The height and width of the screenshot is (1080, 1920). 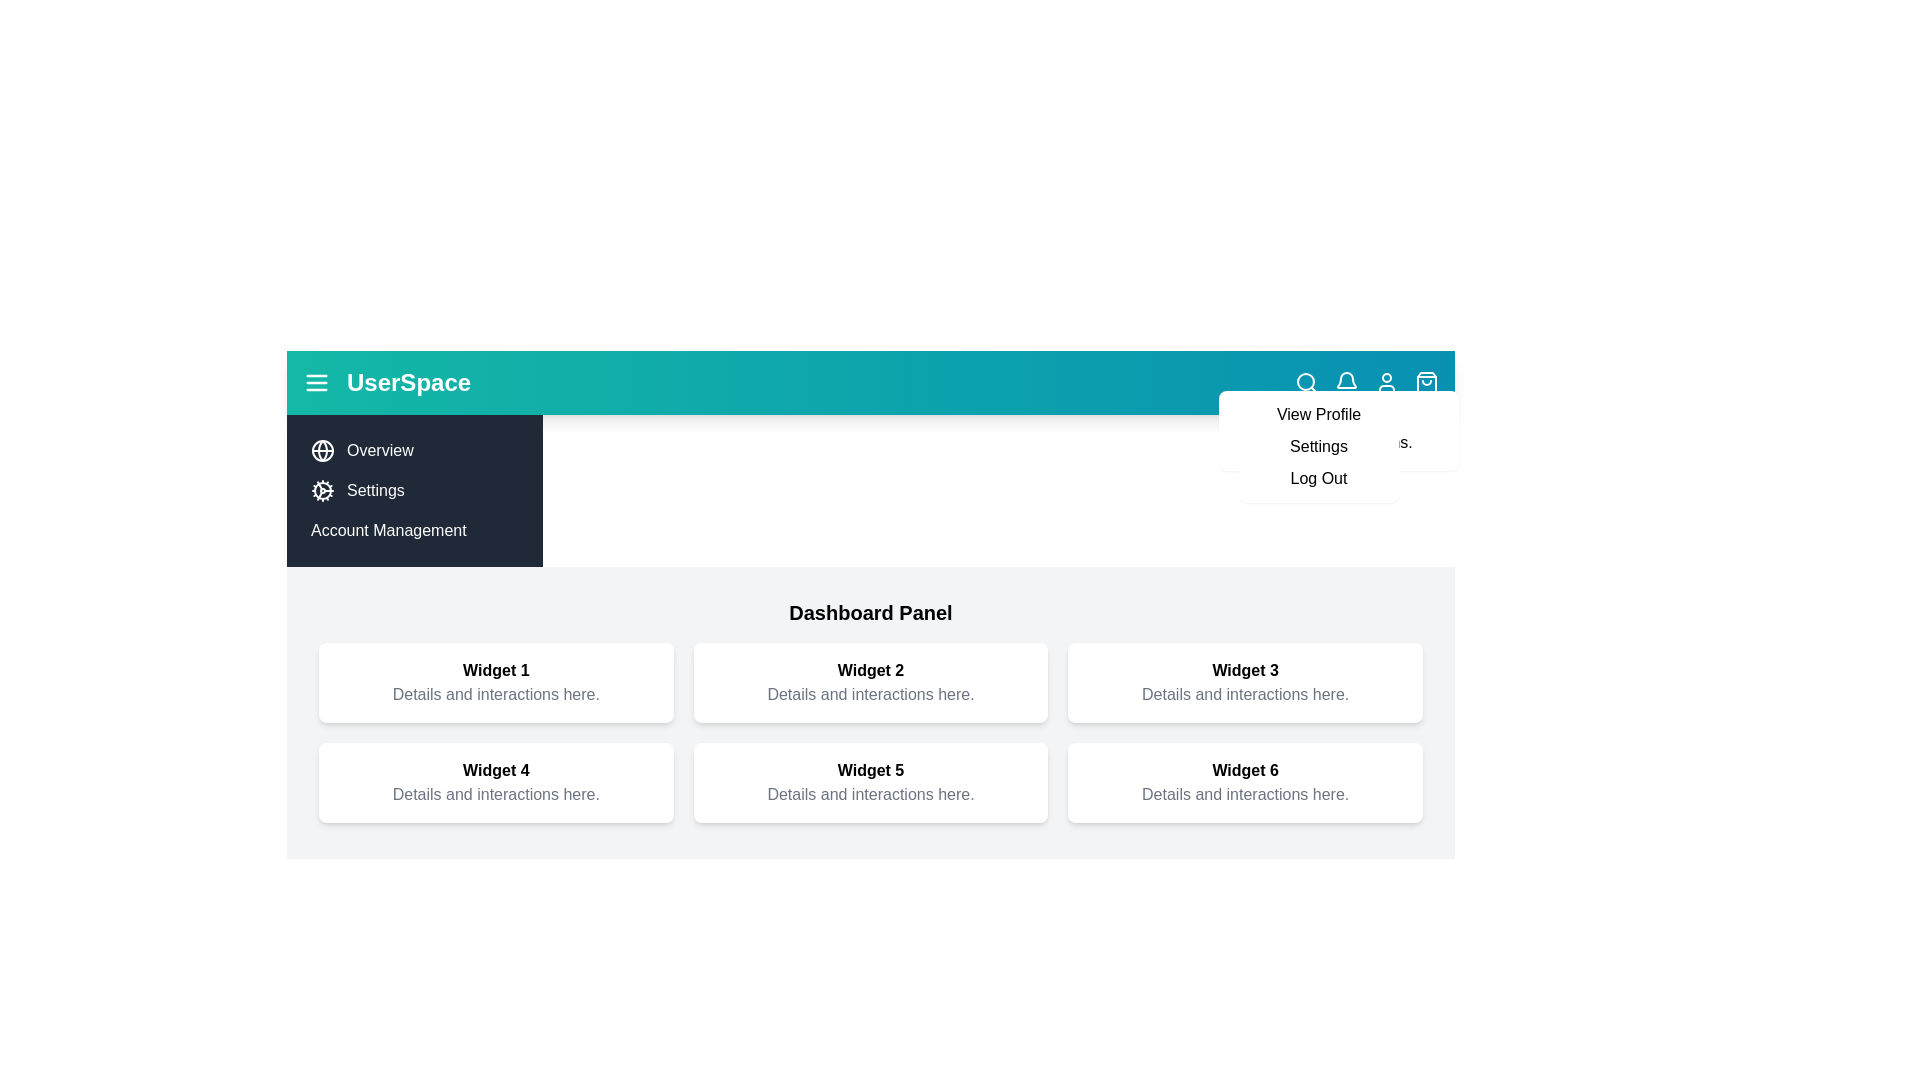 What do you see at coordinates (413, 490) in the screenshot?
I see `the 'Settings' item in the Sidebar navigation menu` at bounding box center [413, 490].